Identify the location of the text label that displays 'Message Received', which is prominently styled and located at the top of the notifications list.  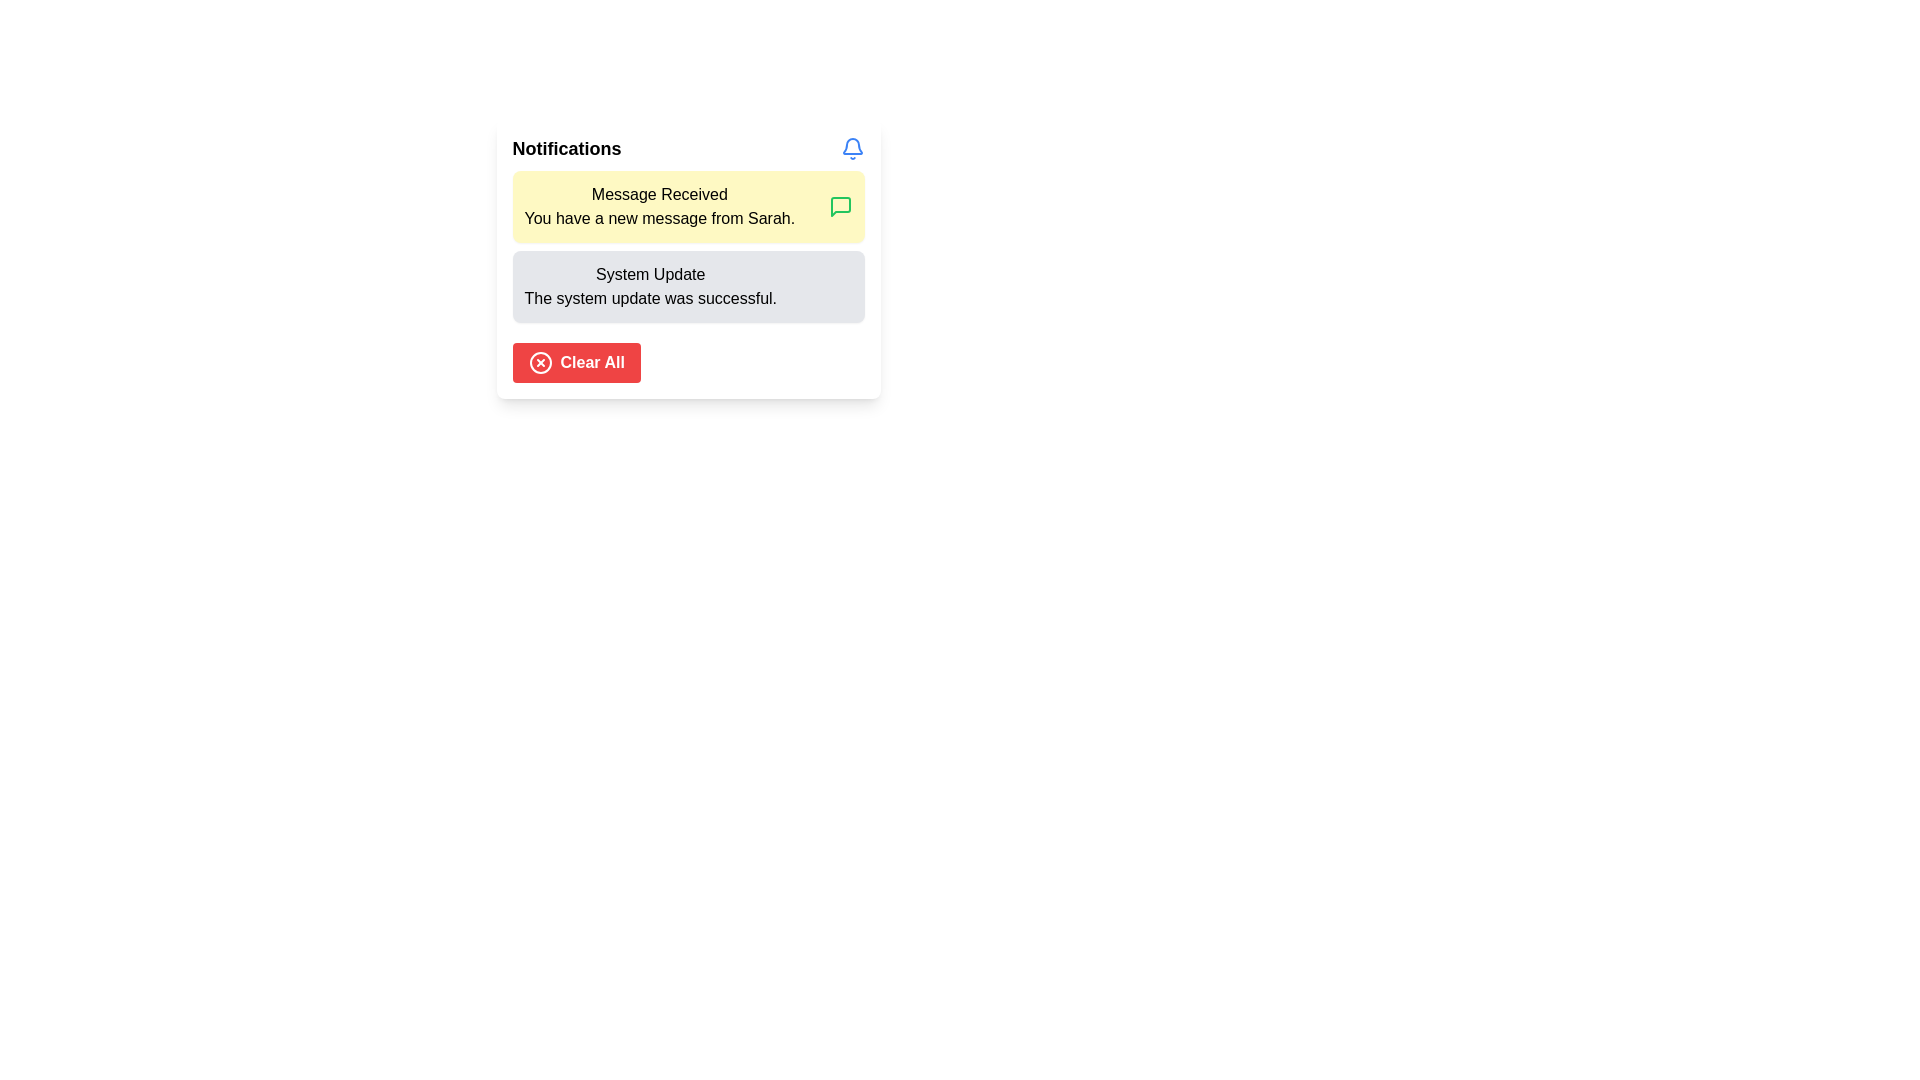
(659, 195).